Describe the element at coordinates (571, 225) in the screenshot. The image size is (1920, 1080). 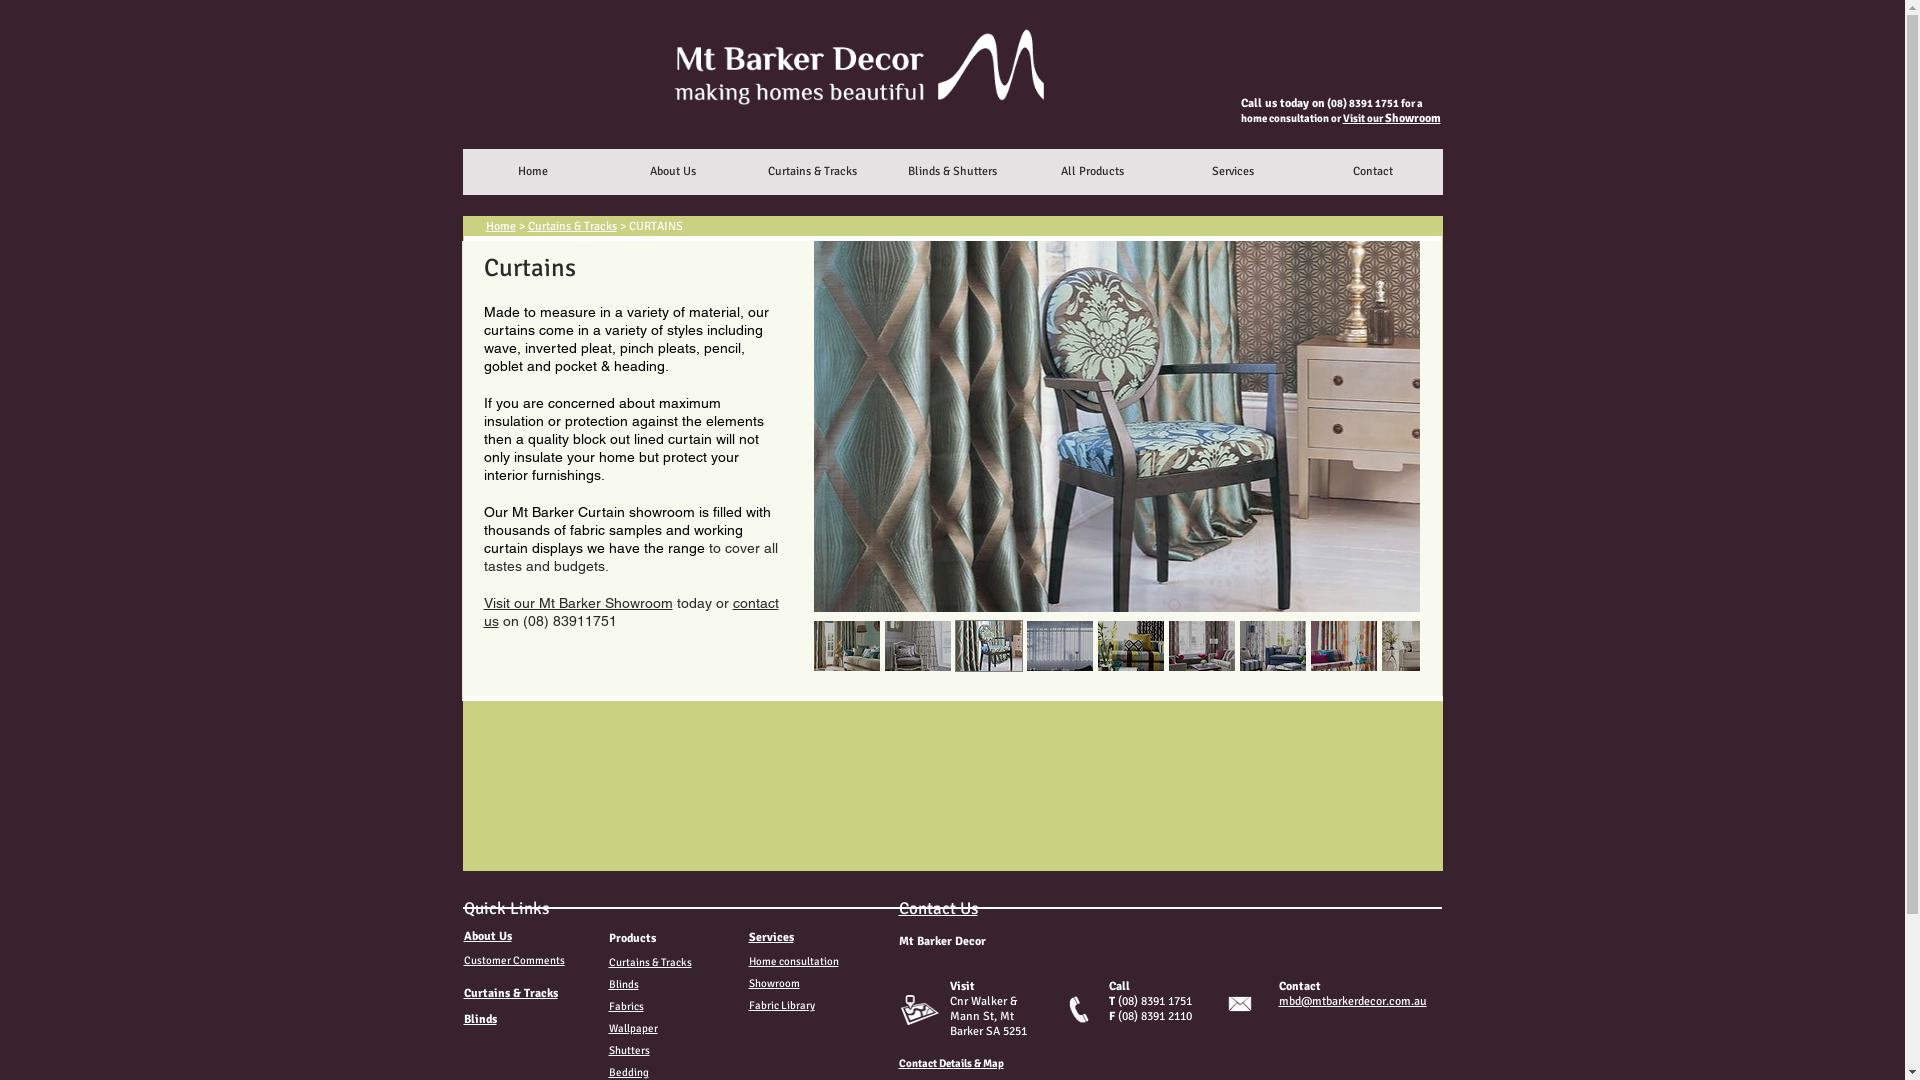
I see `'Curtains & Tracks'` at that location.